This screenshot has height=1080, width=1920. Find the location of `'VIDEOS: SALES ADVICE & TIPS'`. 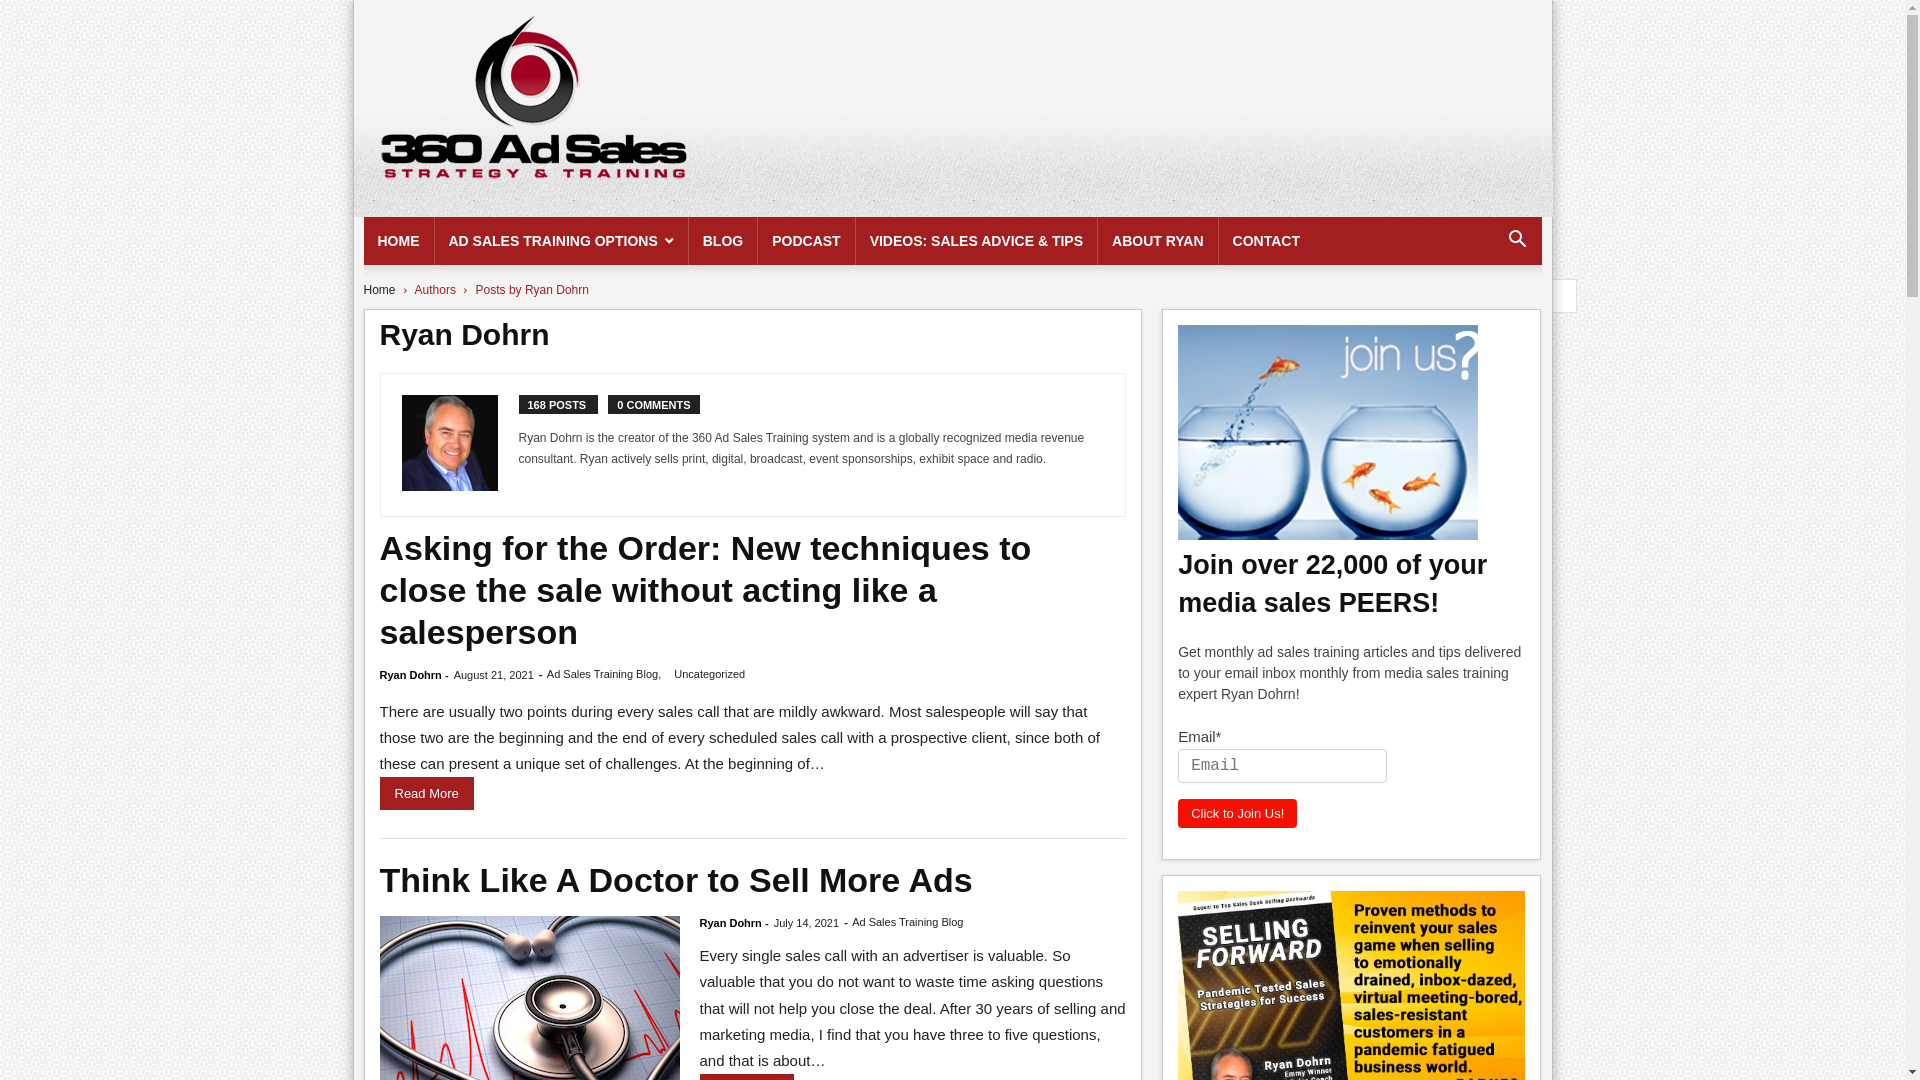

'VIDEOS: SALES ADVICE & TIPS' is located at coordinates (976, 239).